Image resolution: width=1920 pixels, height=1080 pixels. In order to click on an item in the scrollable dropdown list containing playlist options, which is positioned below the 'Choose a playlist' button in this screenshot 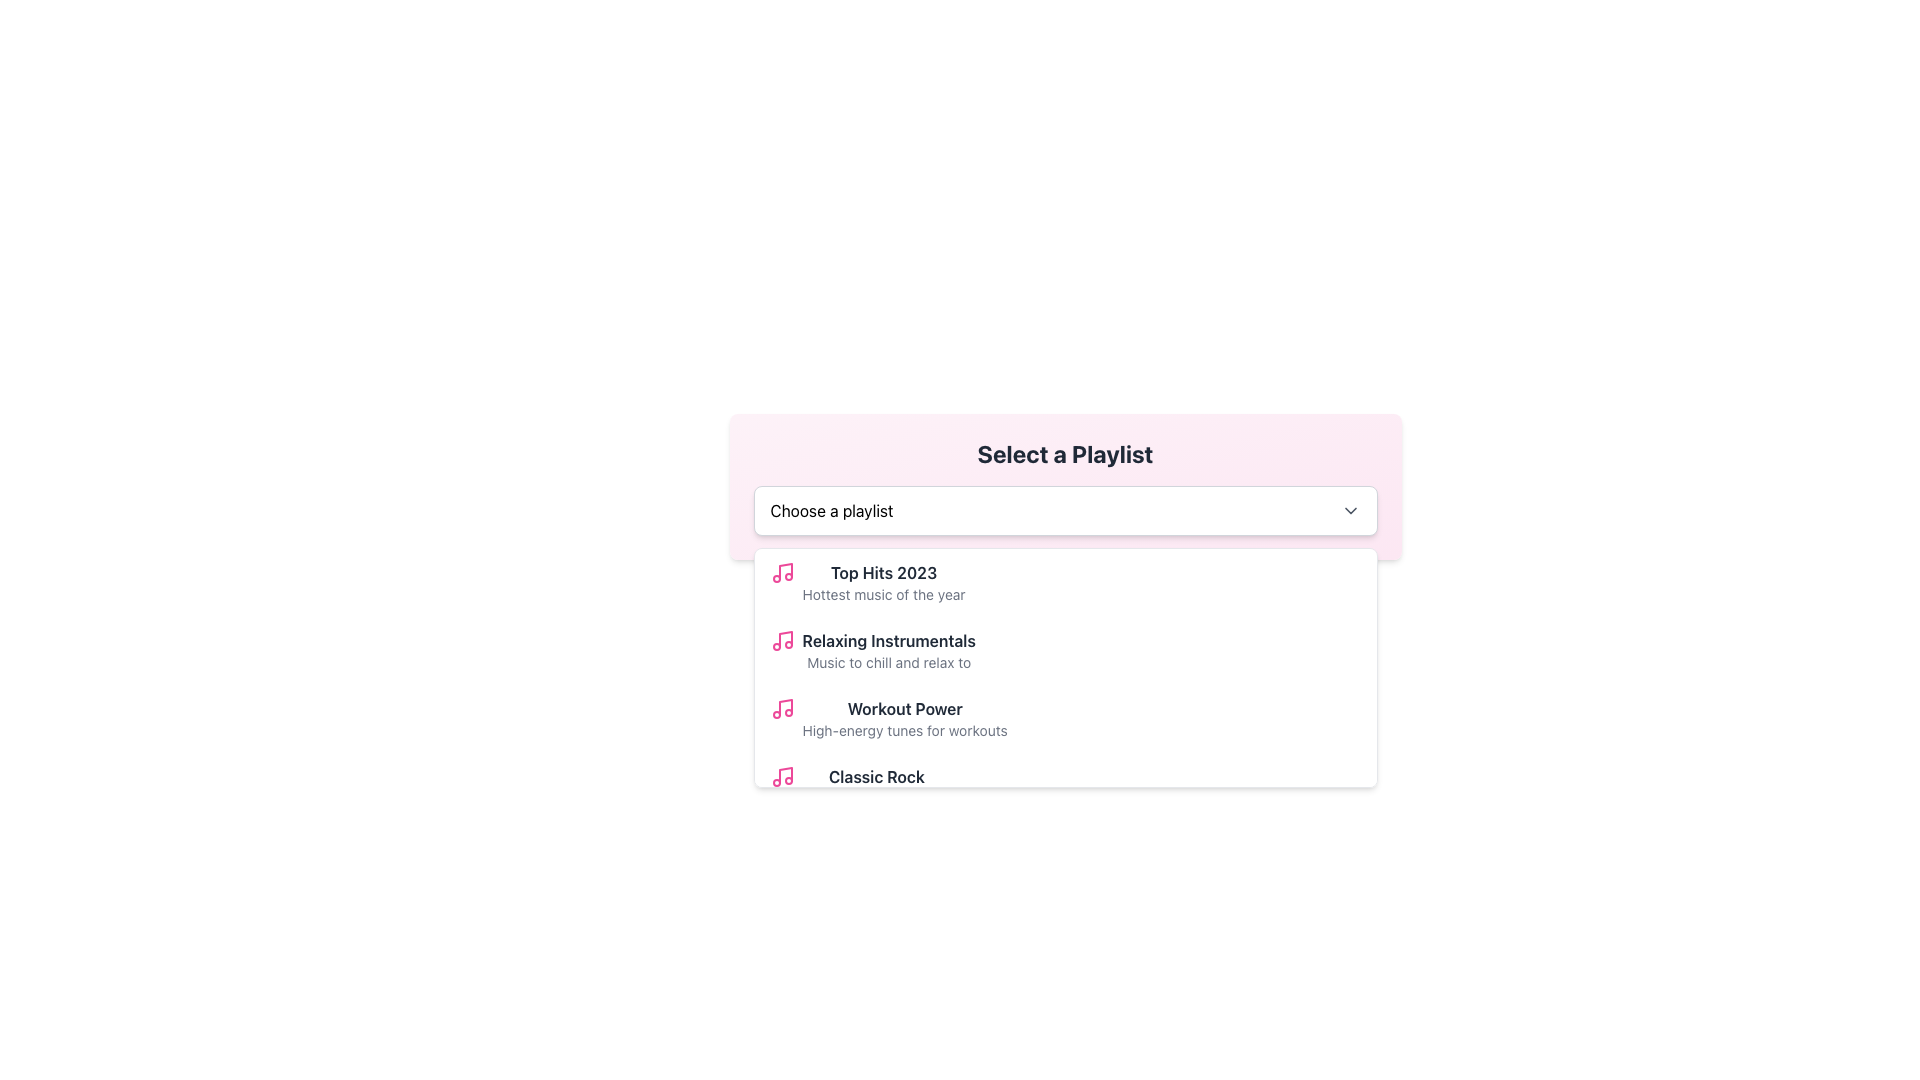, I will do `click(1064, 667)`.